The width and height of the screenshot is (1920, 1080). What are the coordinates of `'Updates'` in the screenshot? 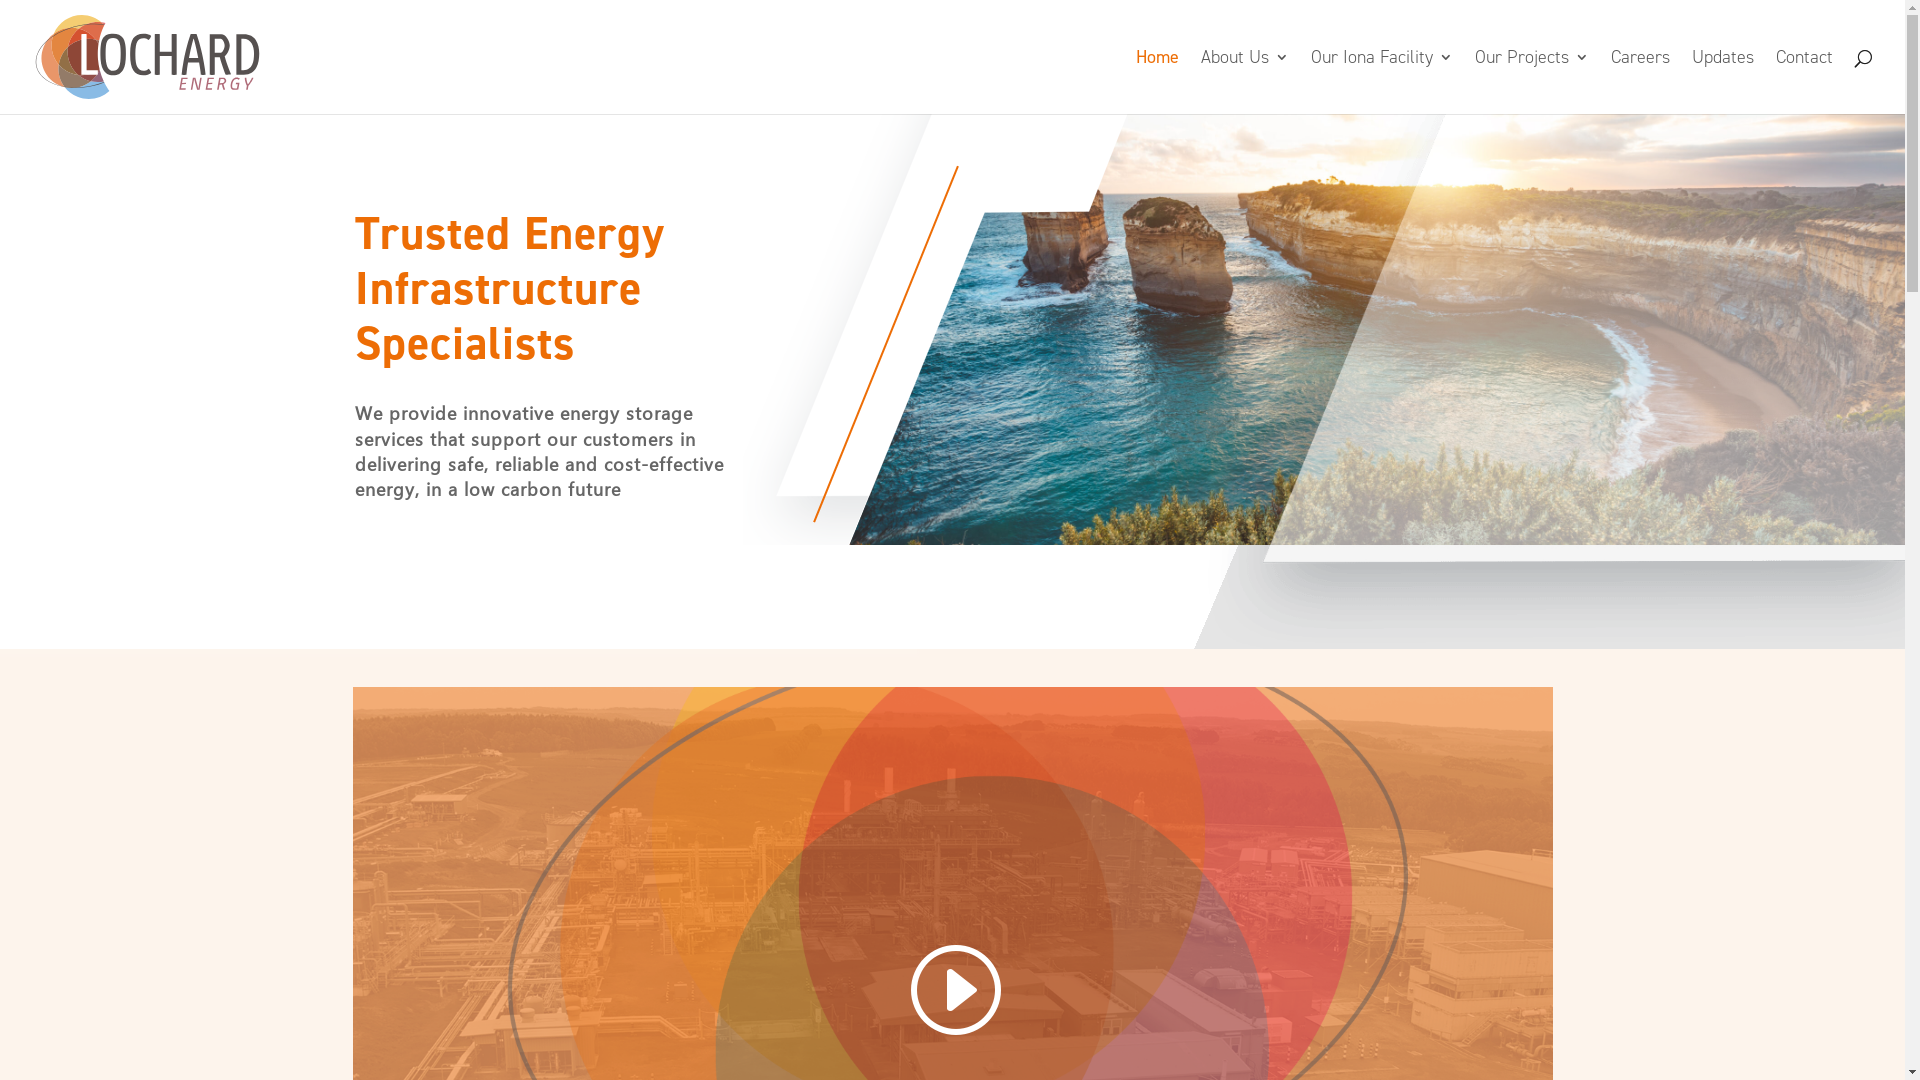 It's located at (1690, 80).